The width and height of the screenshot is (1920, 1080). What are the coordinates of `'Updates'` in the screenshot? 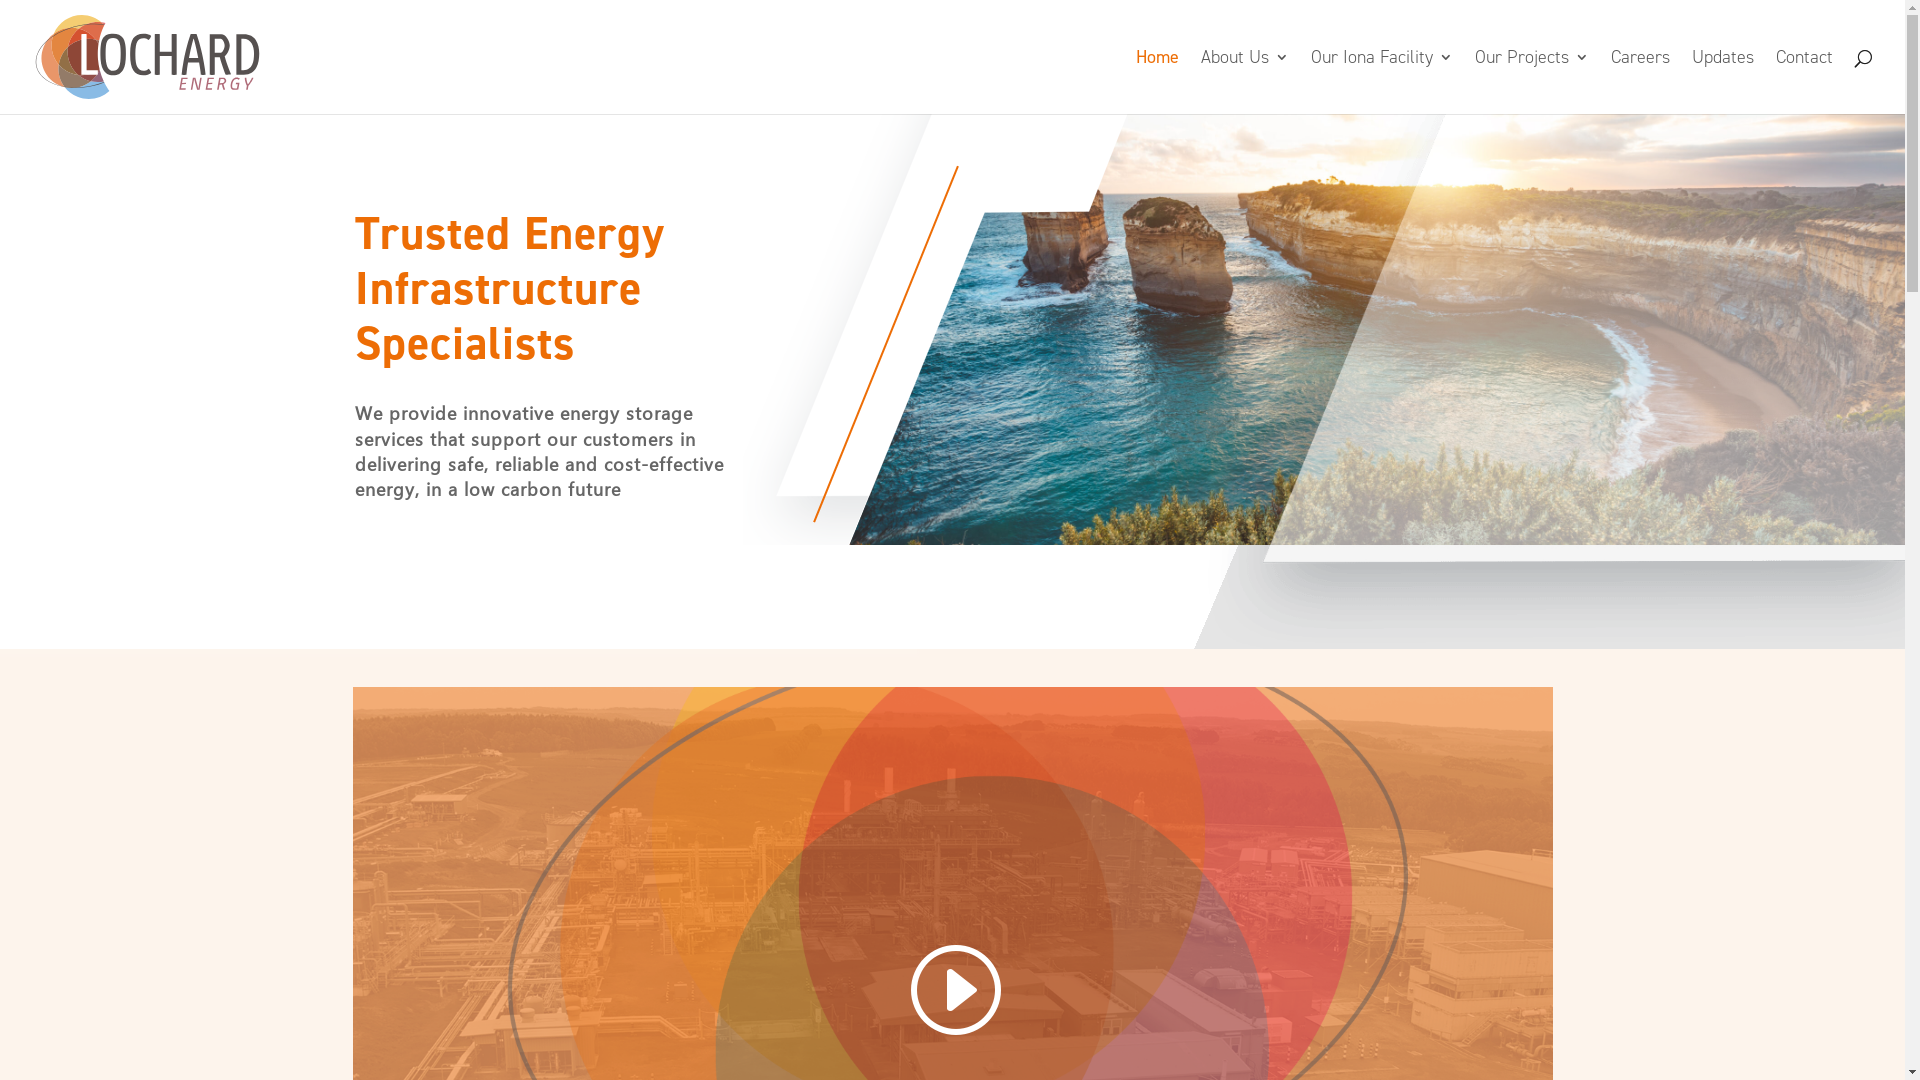 It's located at (1690, 80).